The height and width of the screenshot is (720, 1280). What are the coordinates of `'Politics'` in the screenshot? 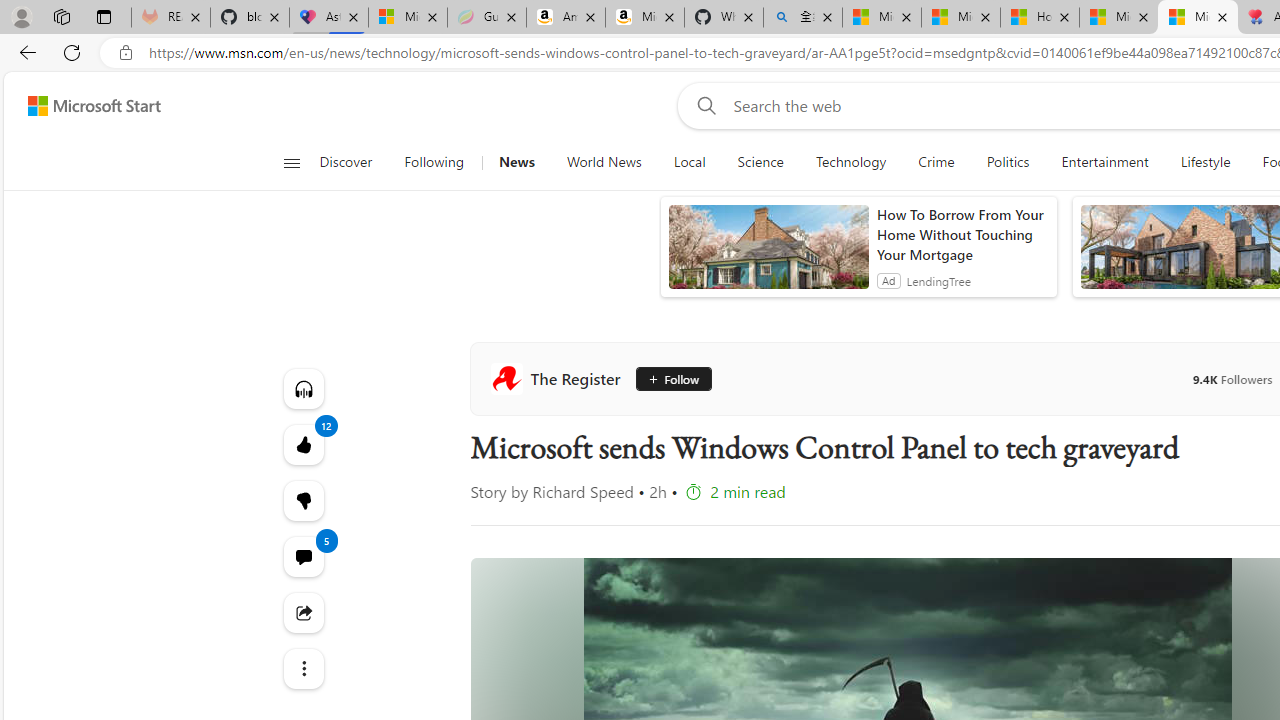 It's located at (1008, 162).